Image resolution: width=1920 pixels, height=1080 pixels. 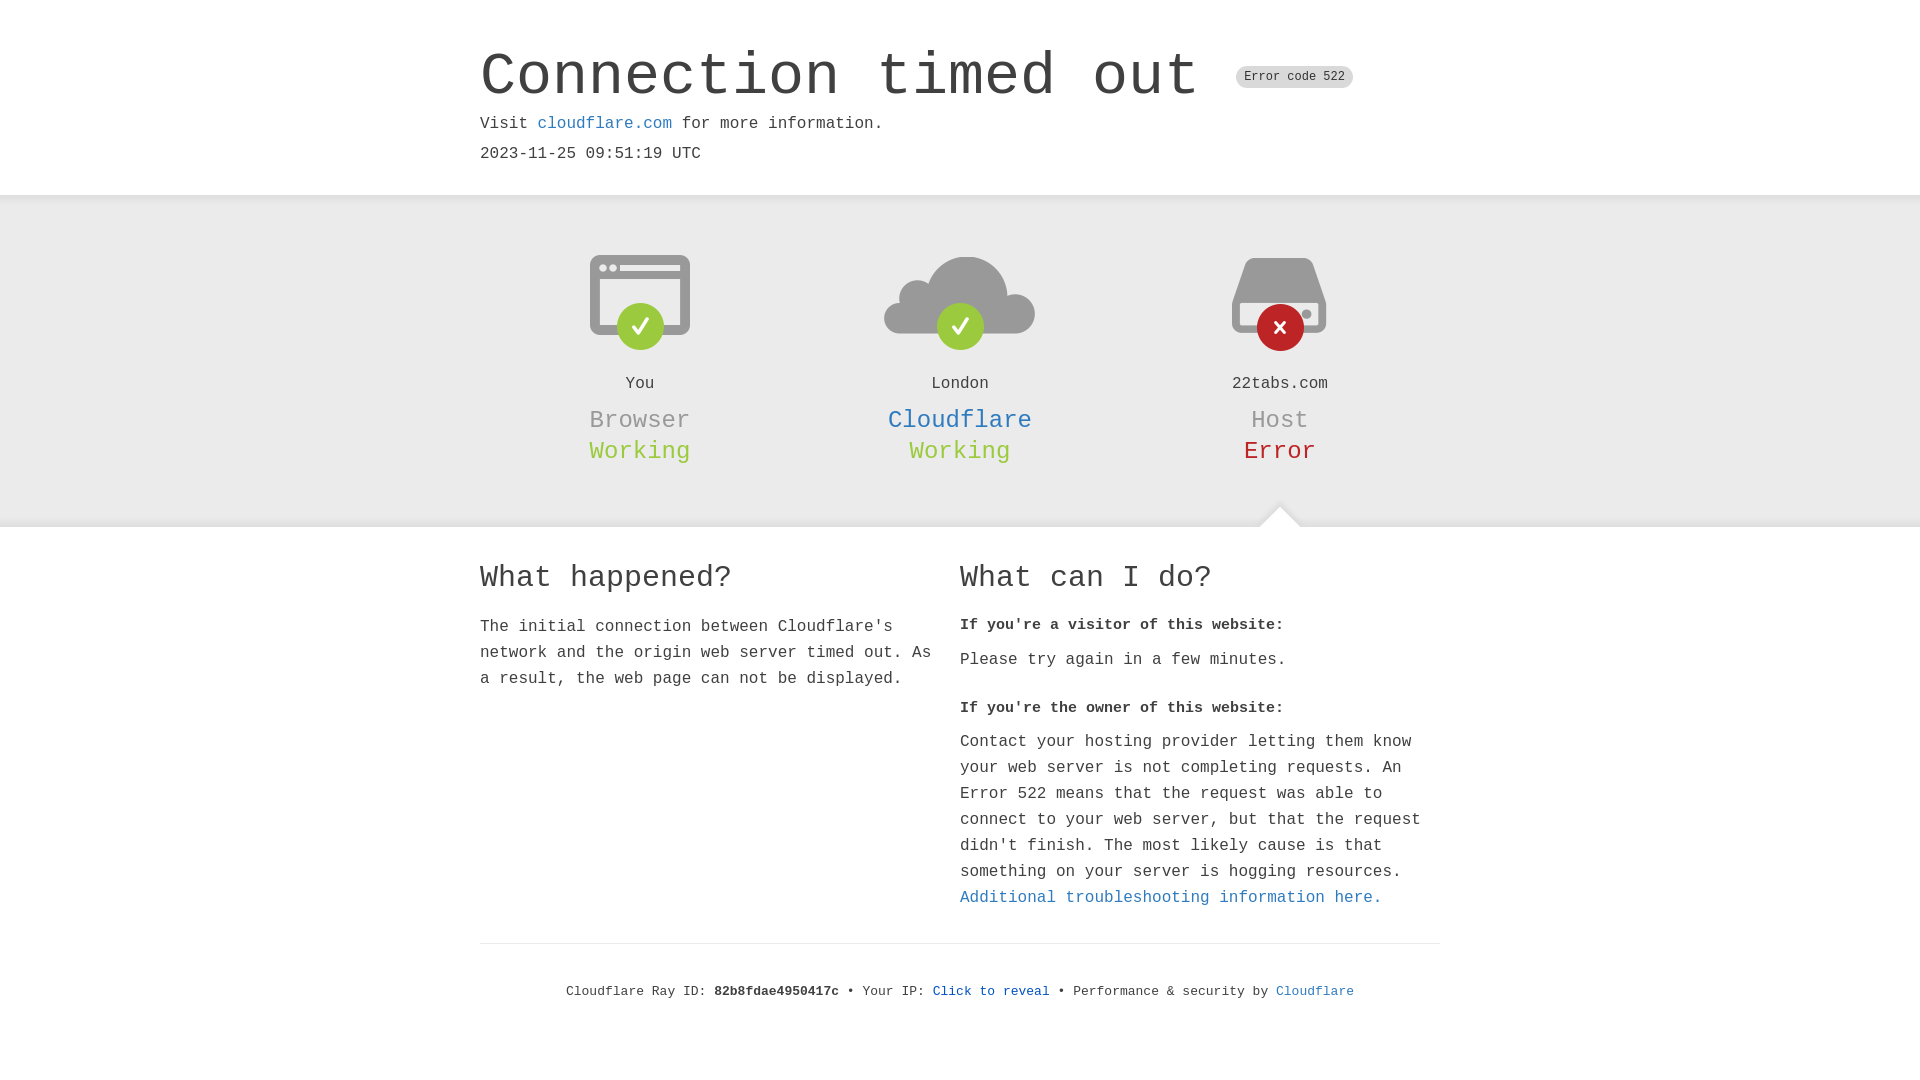 I want to click on 'Cloudflare', so click(x=887, y=419).